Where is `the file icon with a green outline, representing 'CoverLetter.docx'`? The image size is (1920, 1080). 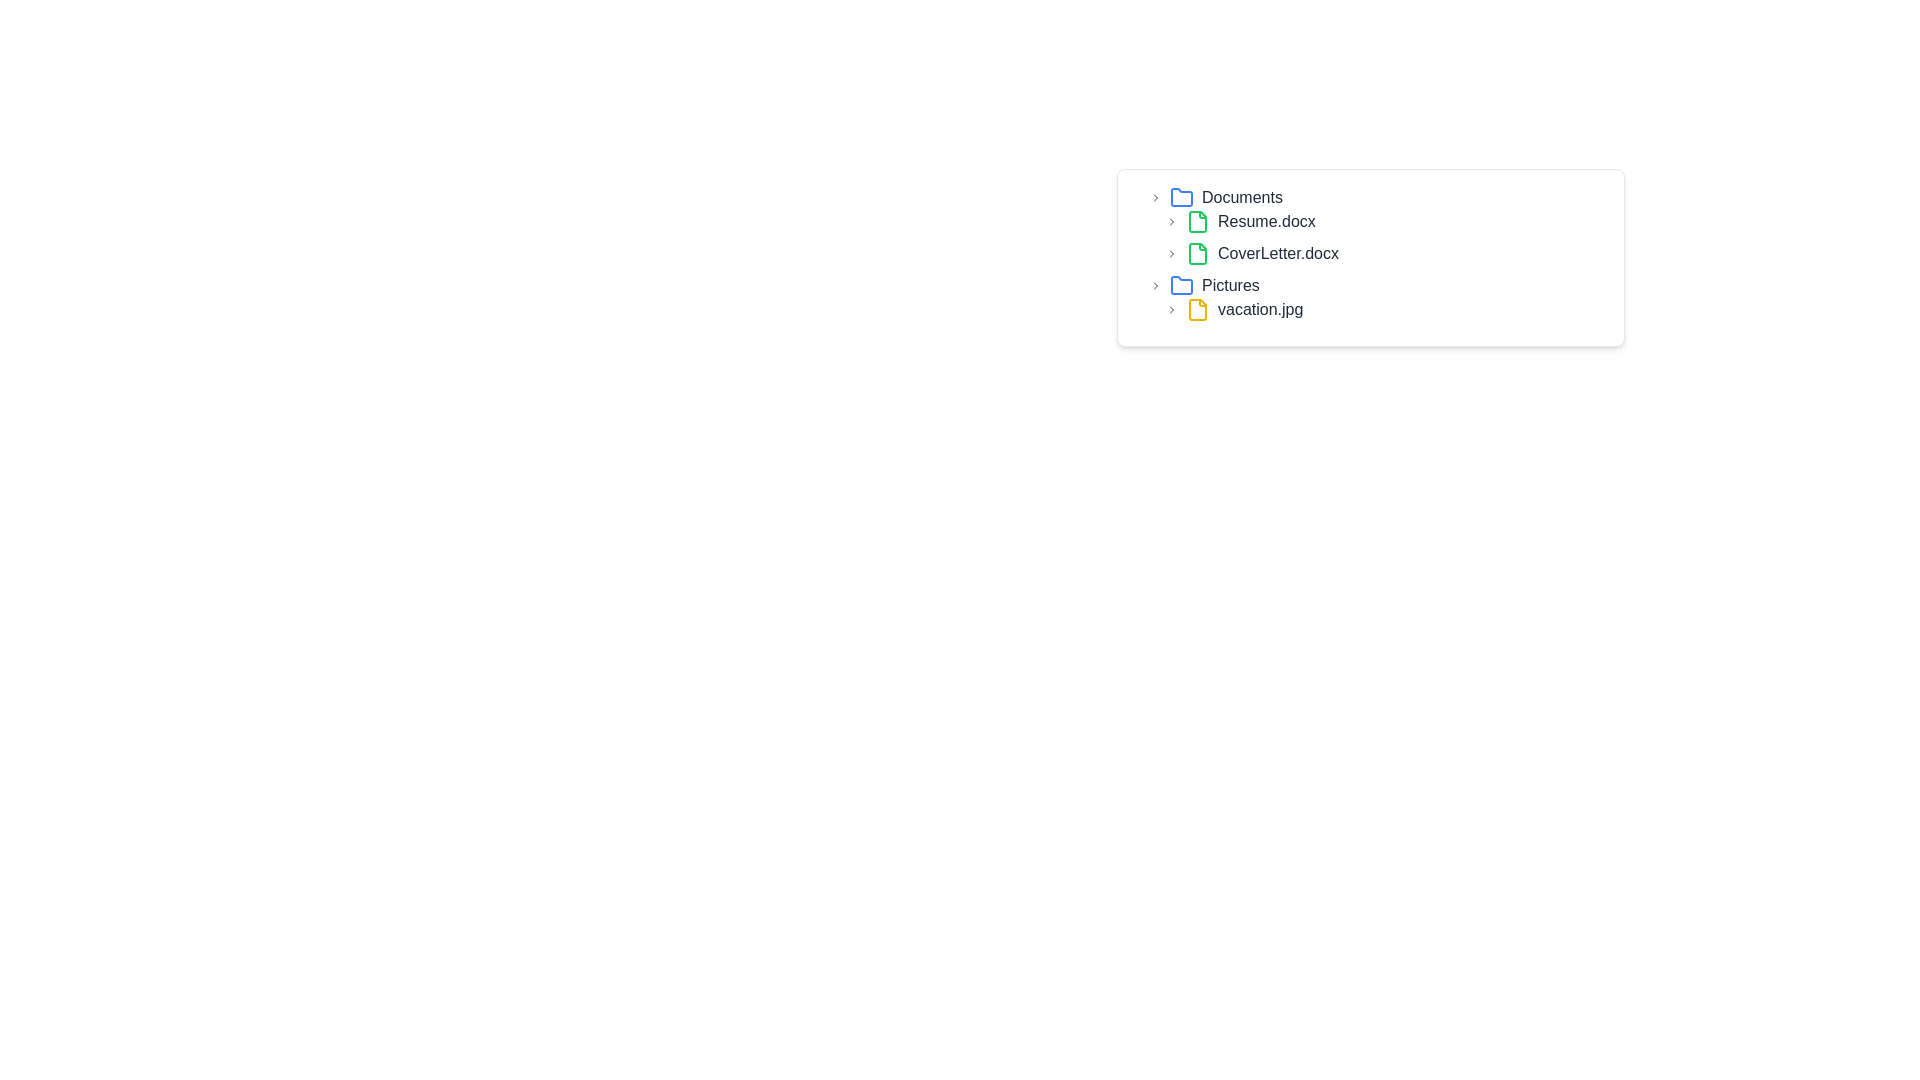 the file icon with a green outline, representing 'CoverLetter.docx' is located at coordinates (1198, 253).